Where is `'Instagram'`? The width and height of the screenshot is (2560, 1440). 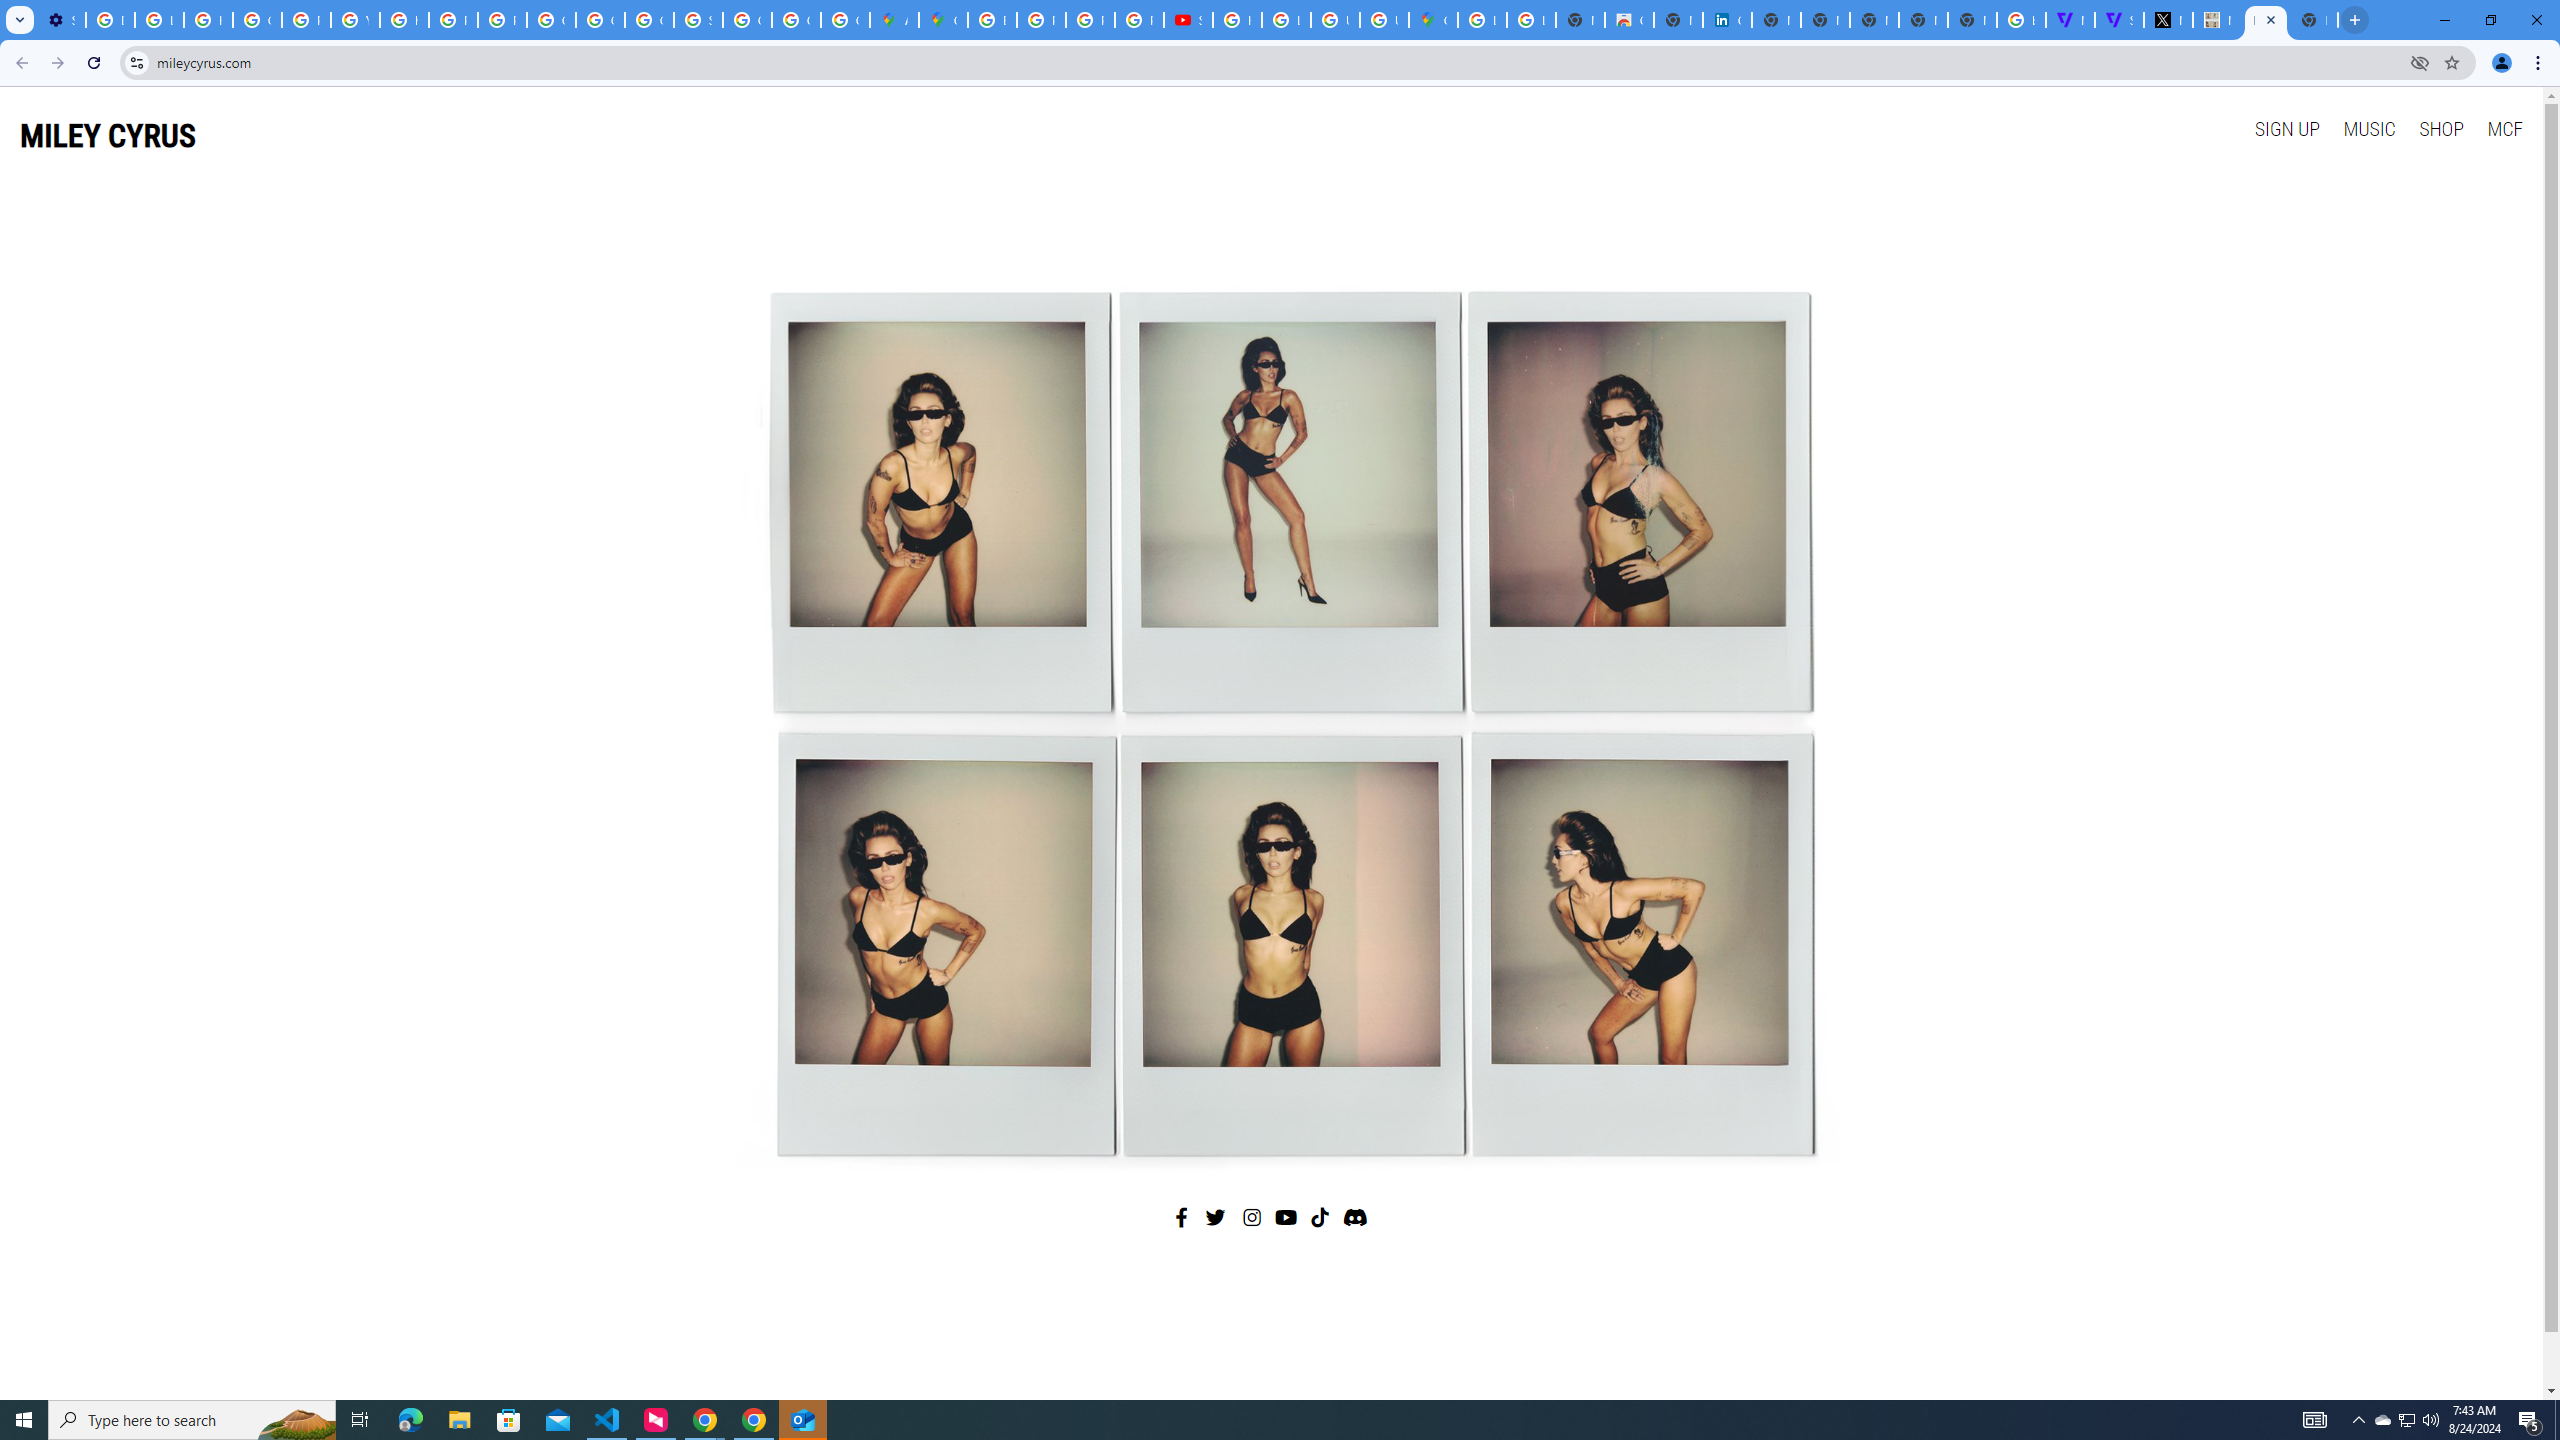 'Instagram' is located at coordinates (1252, 1217).